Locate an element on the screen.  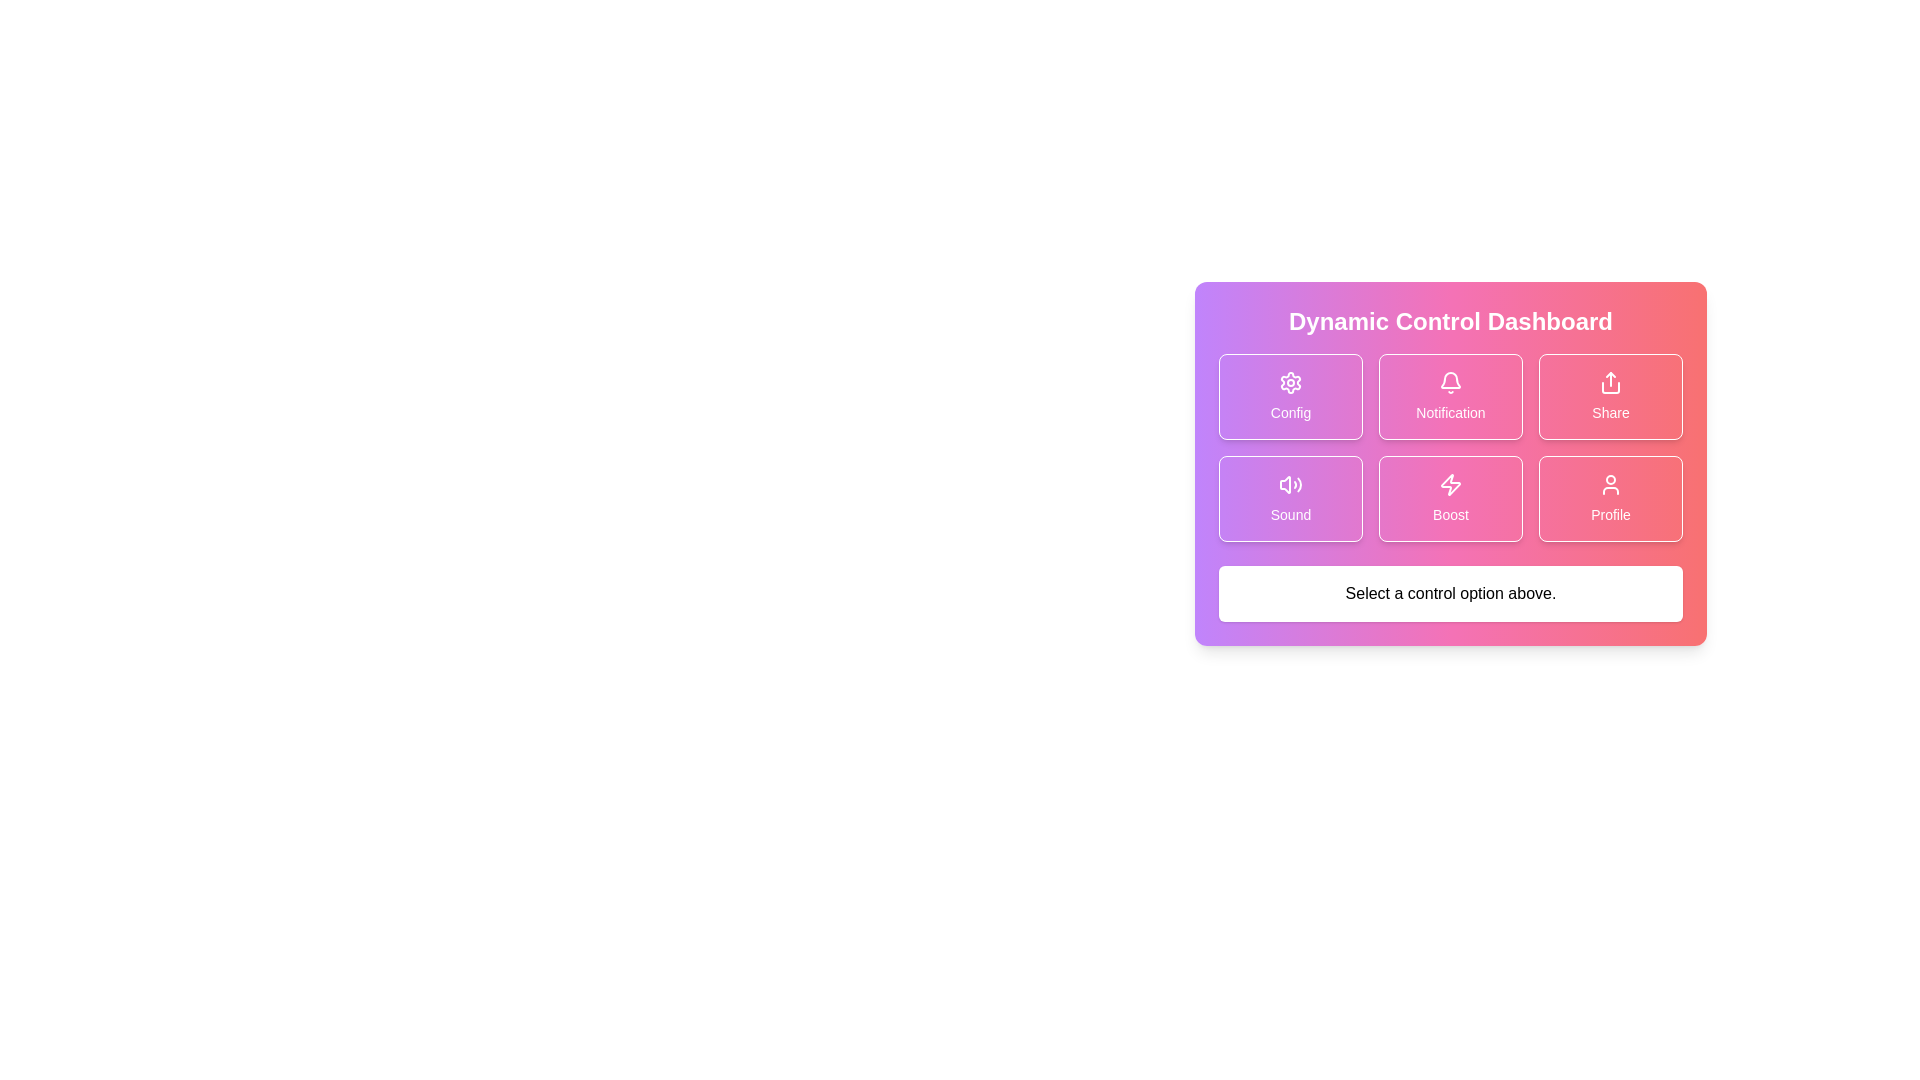
the share icon, which is a white arrow on a pink background, located in the top-right grid item of the 'Dynamic Control Dashboard' section is located at coordinates (1611, 382).